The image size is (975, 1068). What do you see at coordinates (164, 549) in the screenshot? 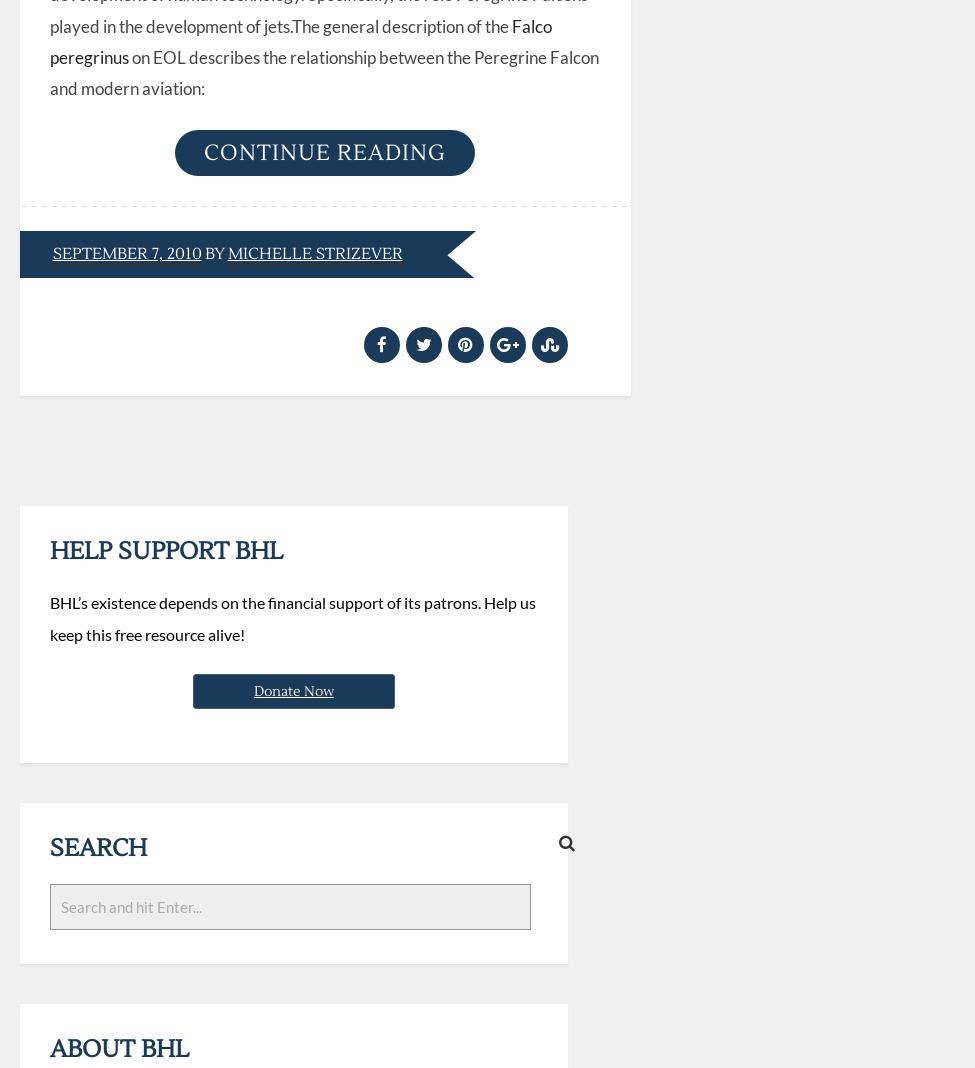
I see `'Help Support BHL'` at bounding box center [164, 549].